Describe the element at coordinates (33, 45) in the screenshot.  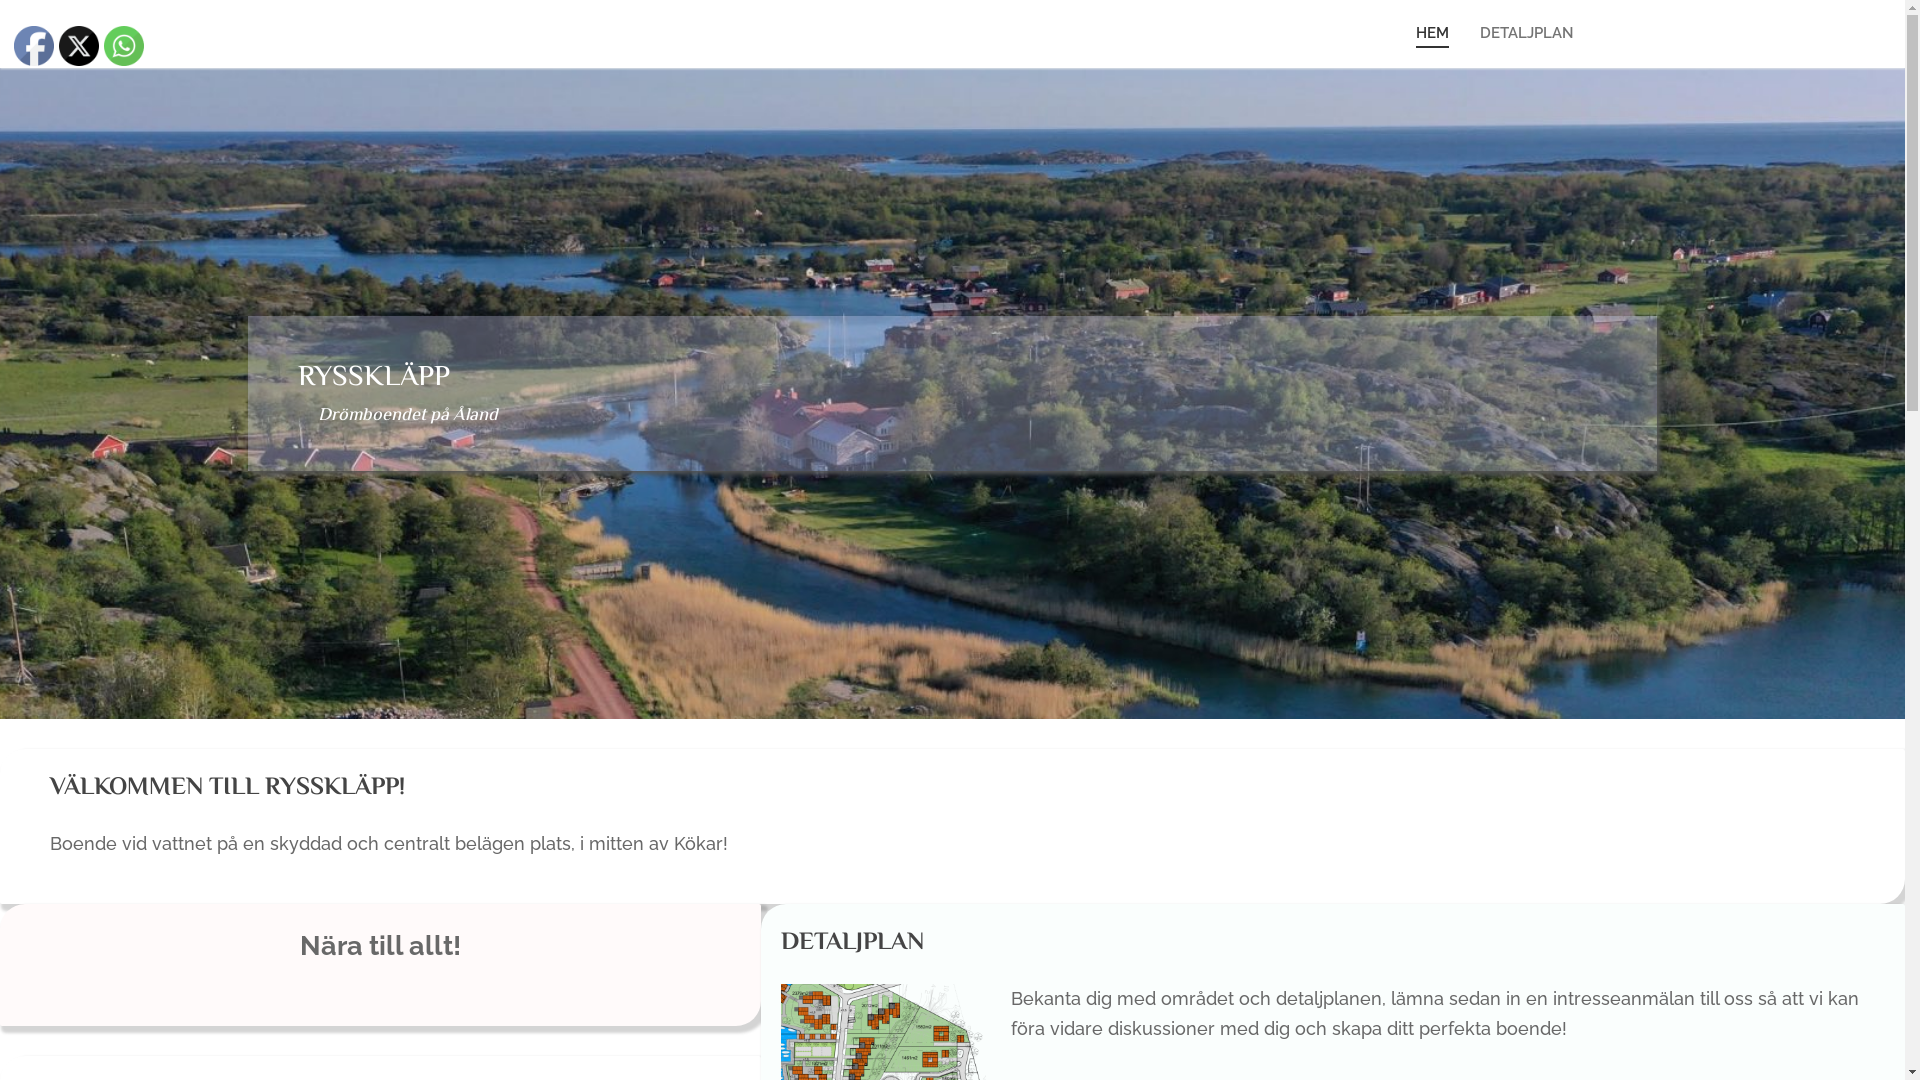
I see `'Facebook'` at that location.